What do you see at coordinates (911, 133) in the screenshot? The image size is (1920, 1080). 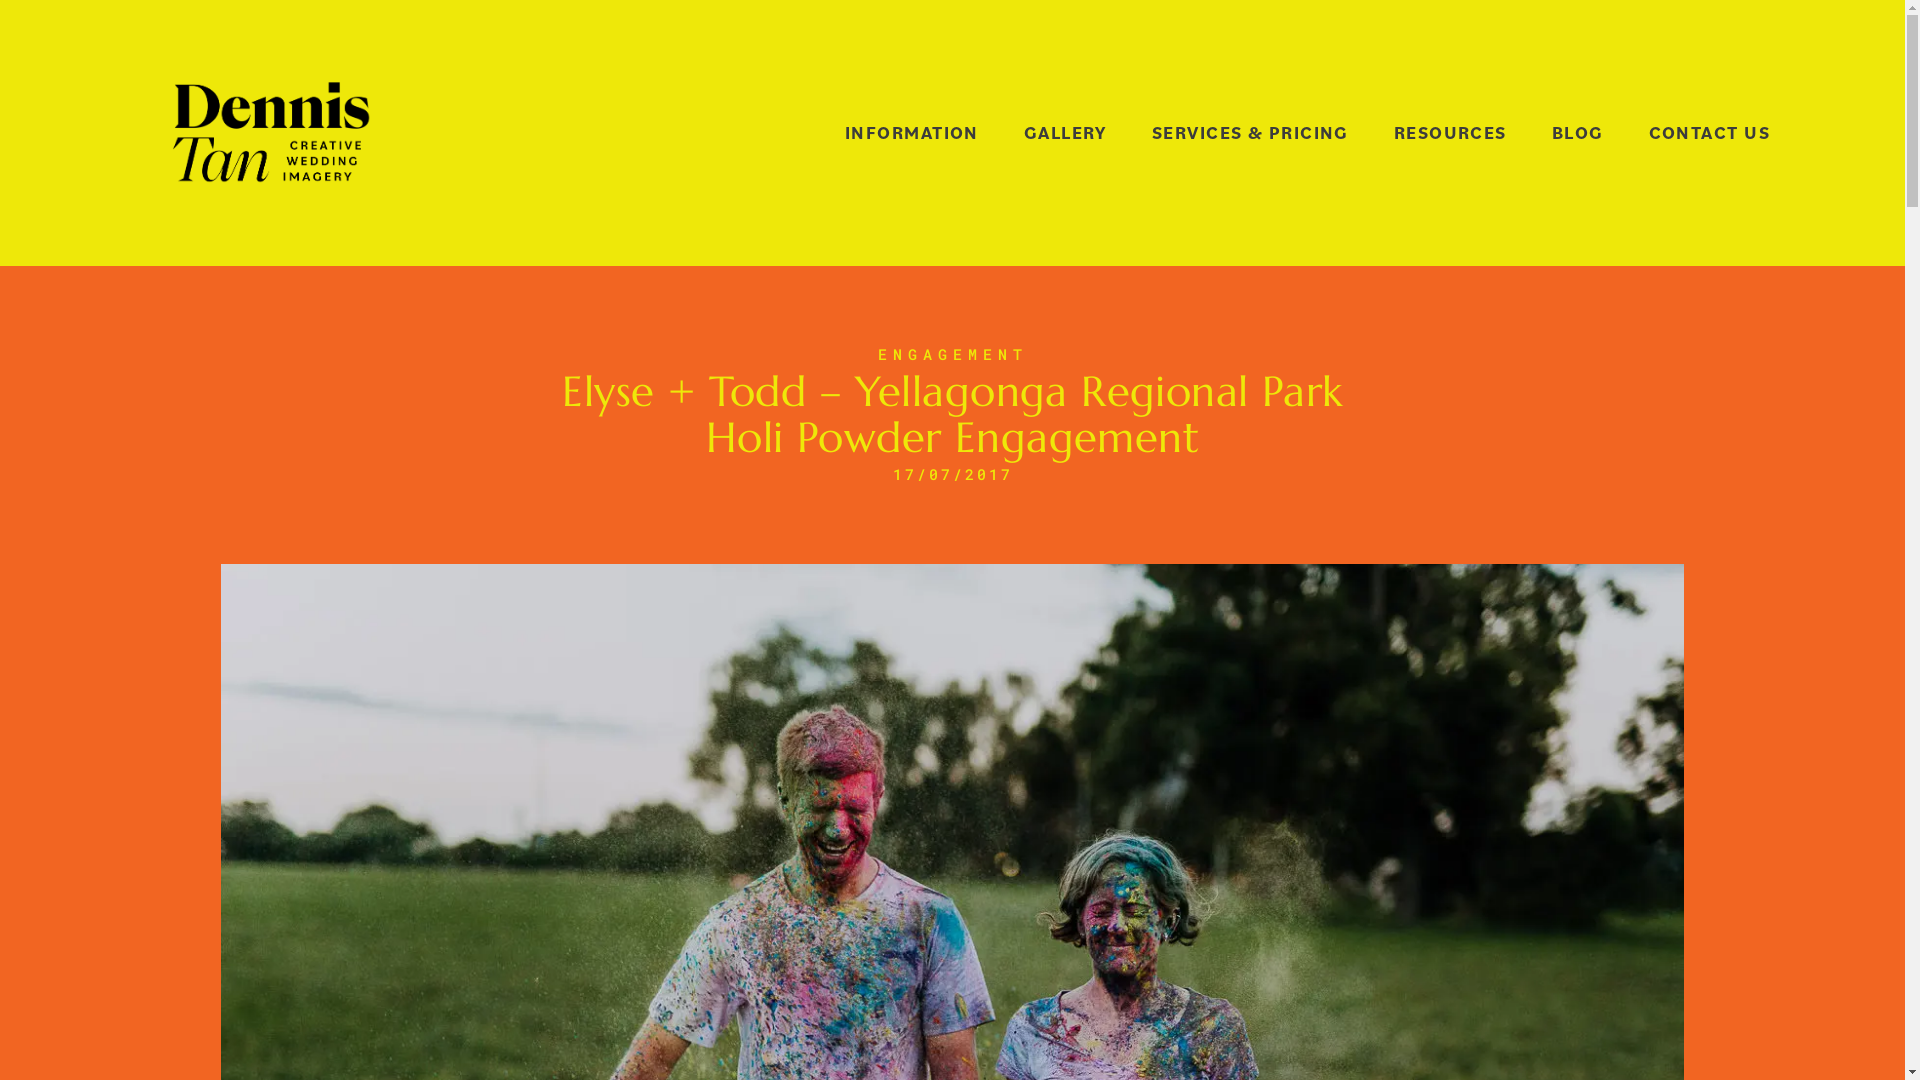 I see `'INFORMATION'` at bounding box center [911, 133].